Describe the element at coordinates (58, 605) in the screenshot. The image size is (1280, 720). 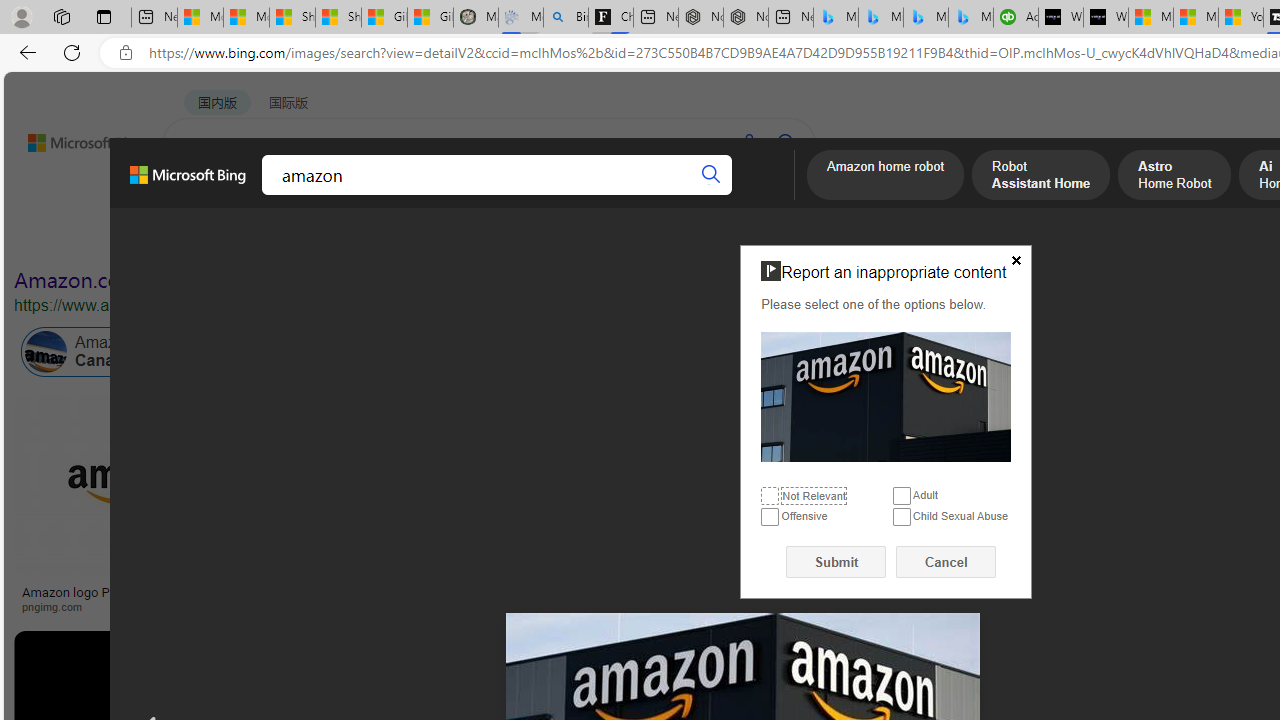
I see `'pngimg.com'` at that location.